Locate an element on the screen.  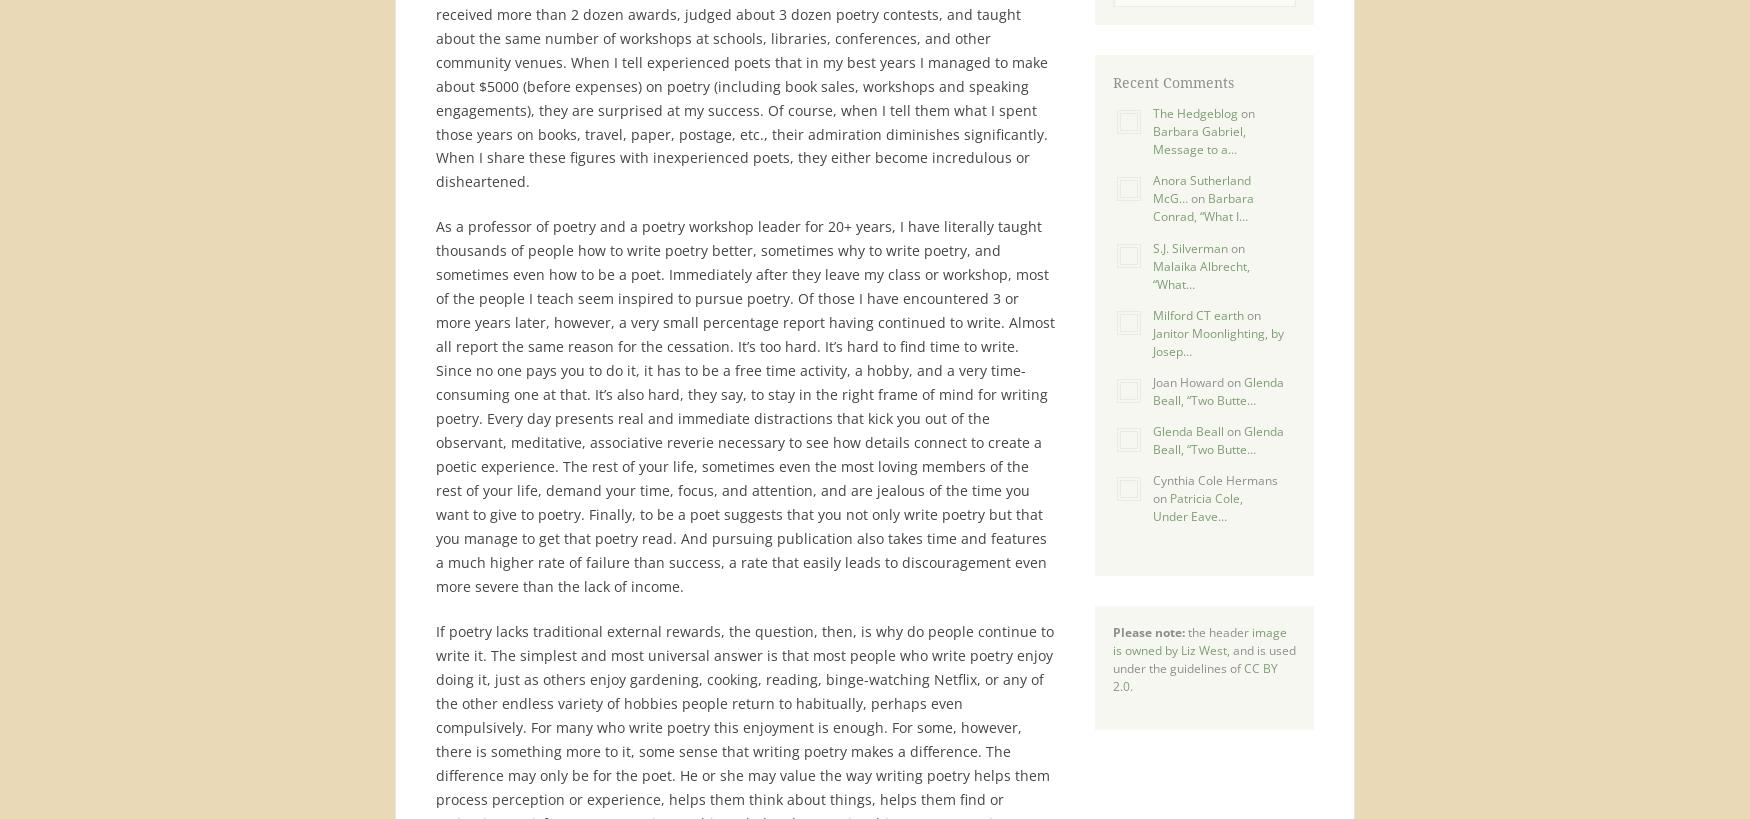
'CC BY 2.0' is located at coordinates (1194, 676).